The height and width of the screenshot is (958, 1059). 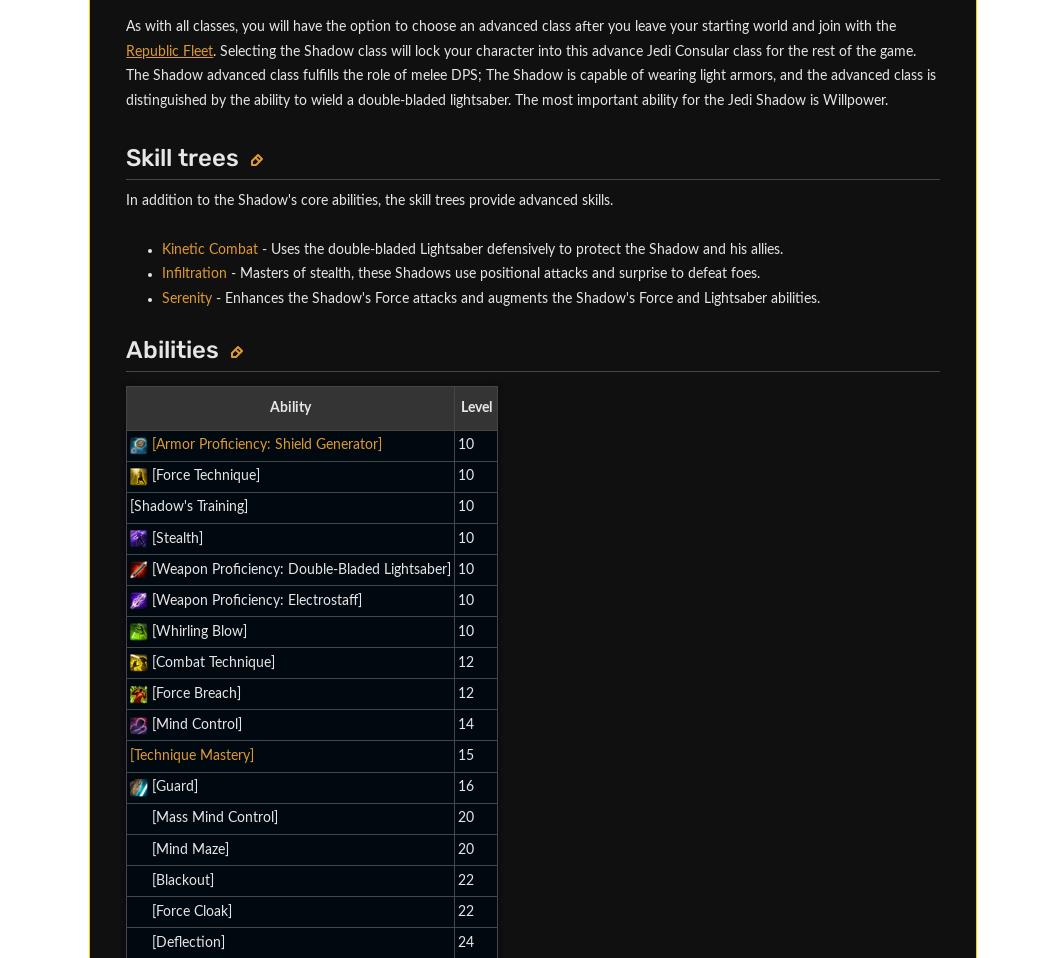 What do you see at coordinates (125, 42) in the screenshot?
I see `'Popular Pages'` at bounding box center [125, 42].